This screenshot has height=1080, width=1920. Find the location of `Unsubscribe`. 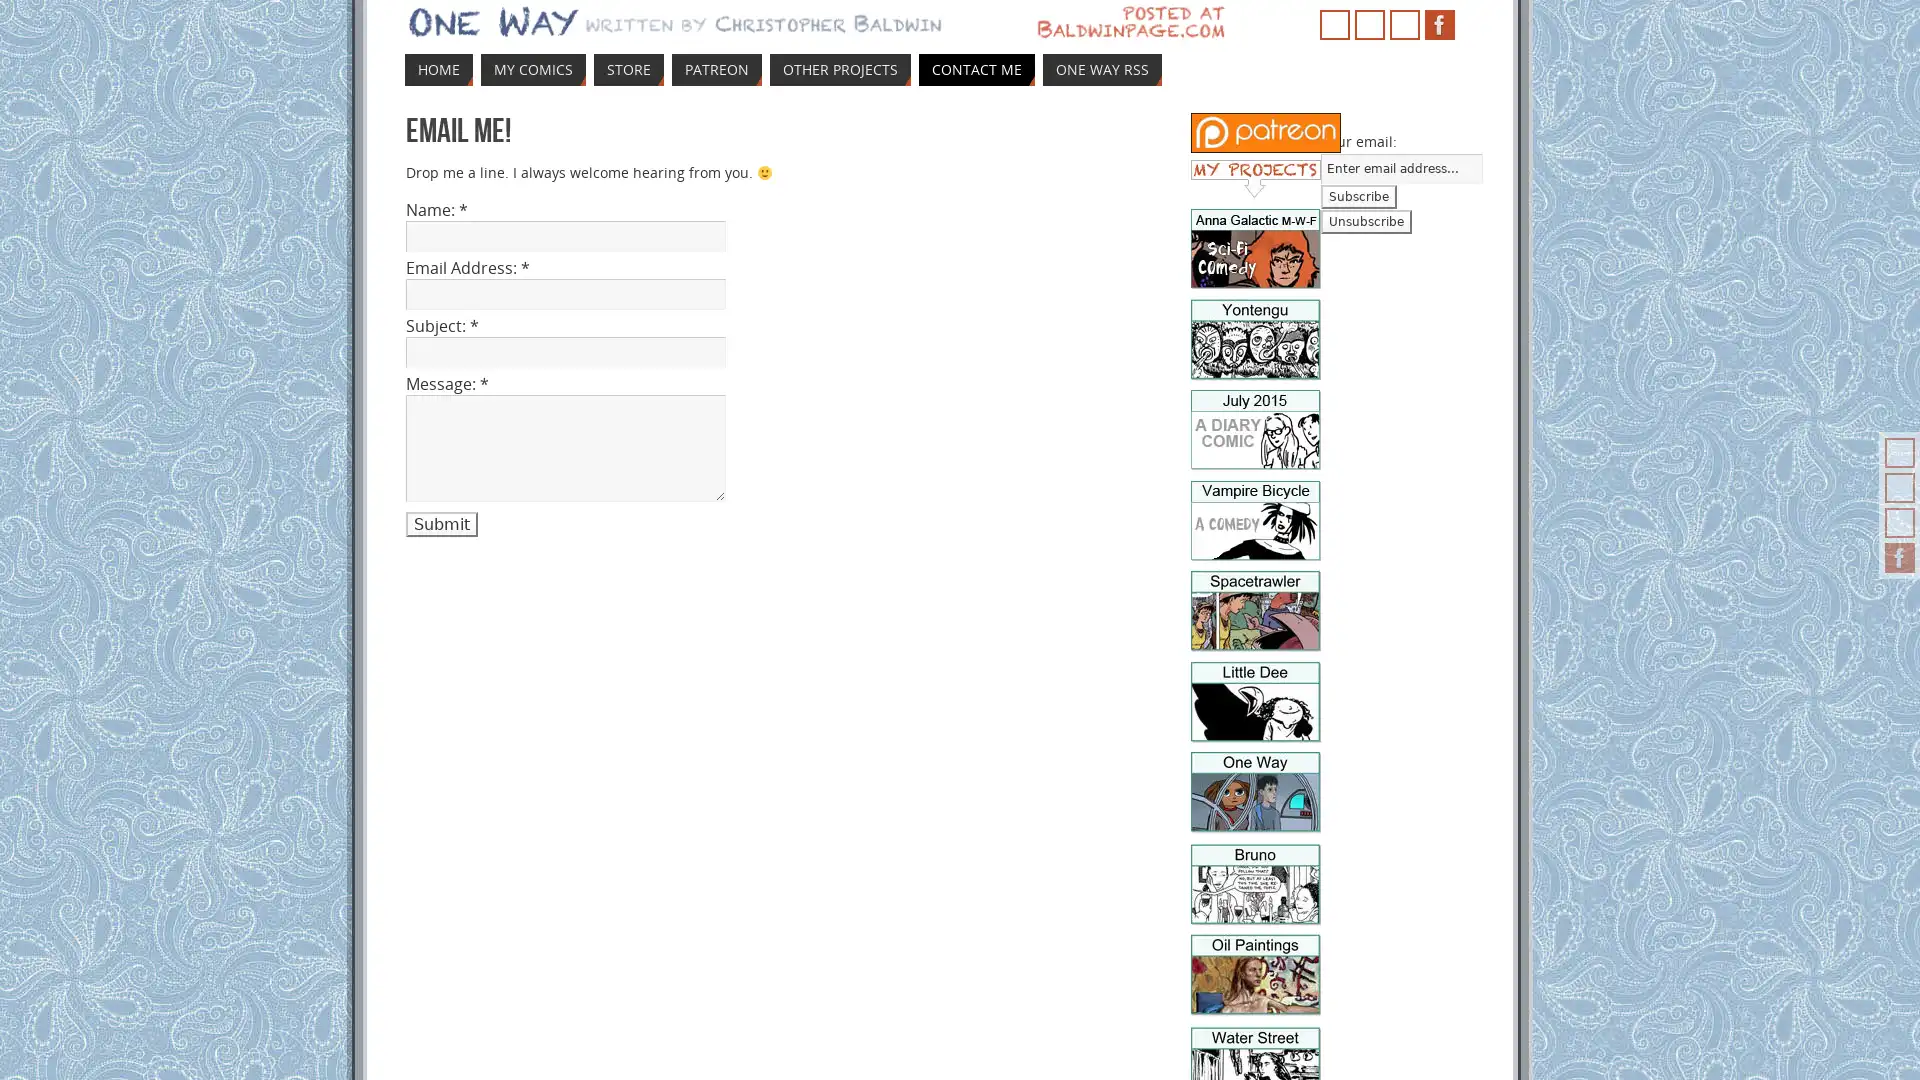

Unsubscribe is located at coordinates (1365, 222).